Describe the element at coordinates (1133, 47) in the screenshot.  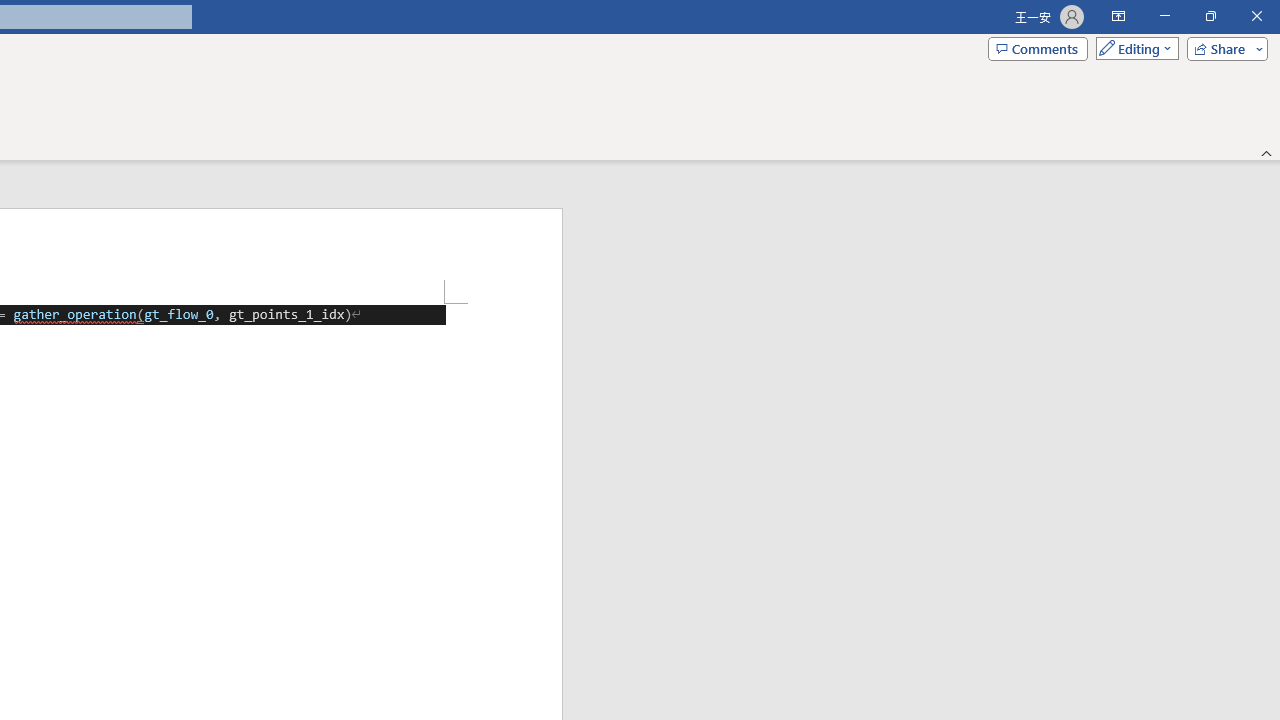
I see `'Mode'` at that location.